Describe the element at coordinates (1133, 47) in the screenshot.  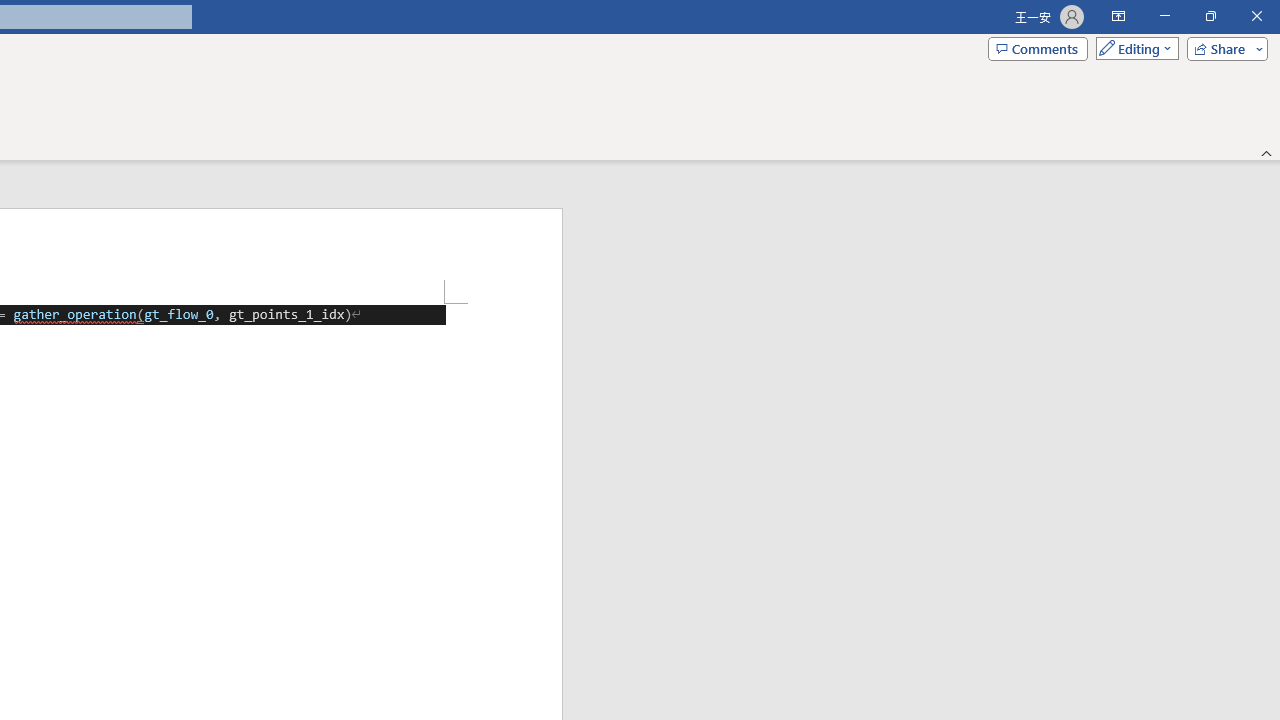
I see `'Mode'` at that location.